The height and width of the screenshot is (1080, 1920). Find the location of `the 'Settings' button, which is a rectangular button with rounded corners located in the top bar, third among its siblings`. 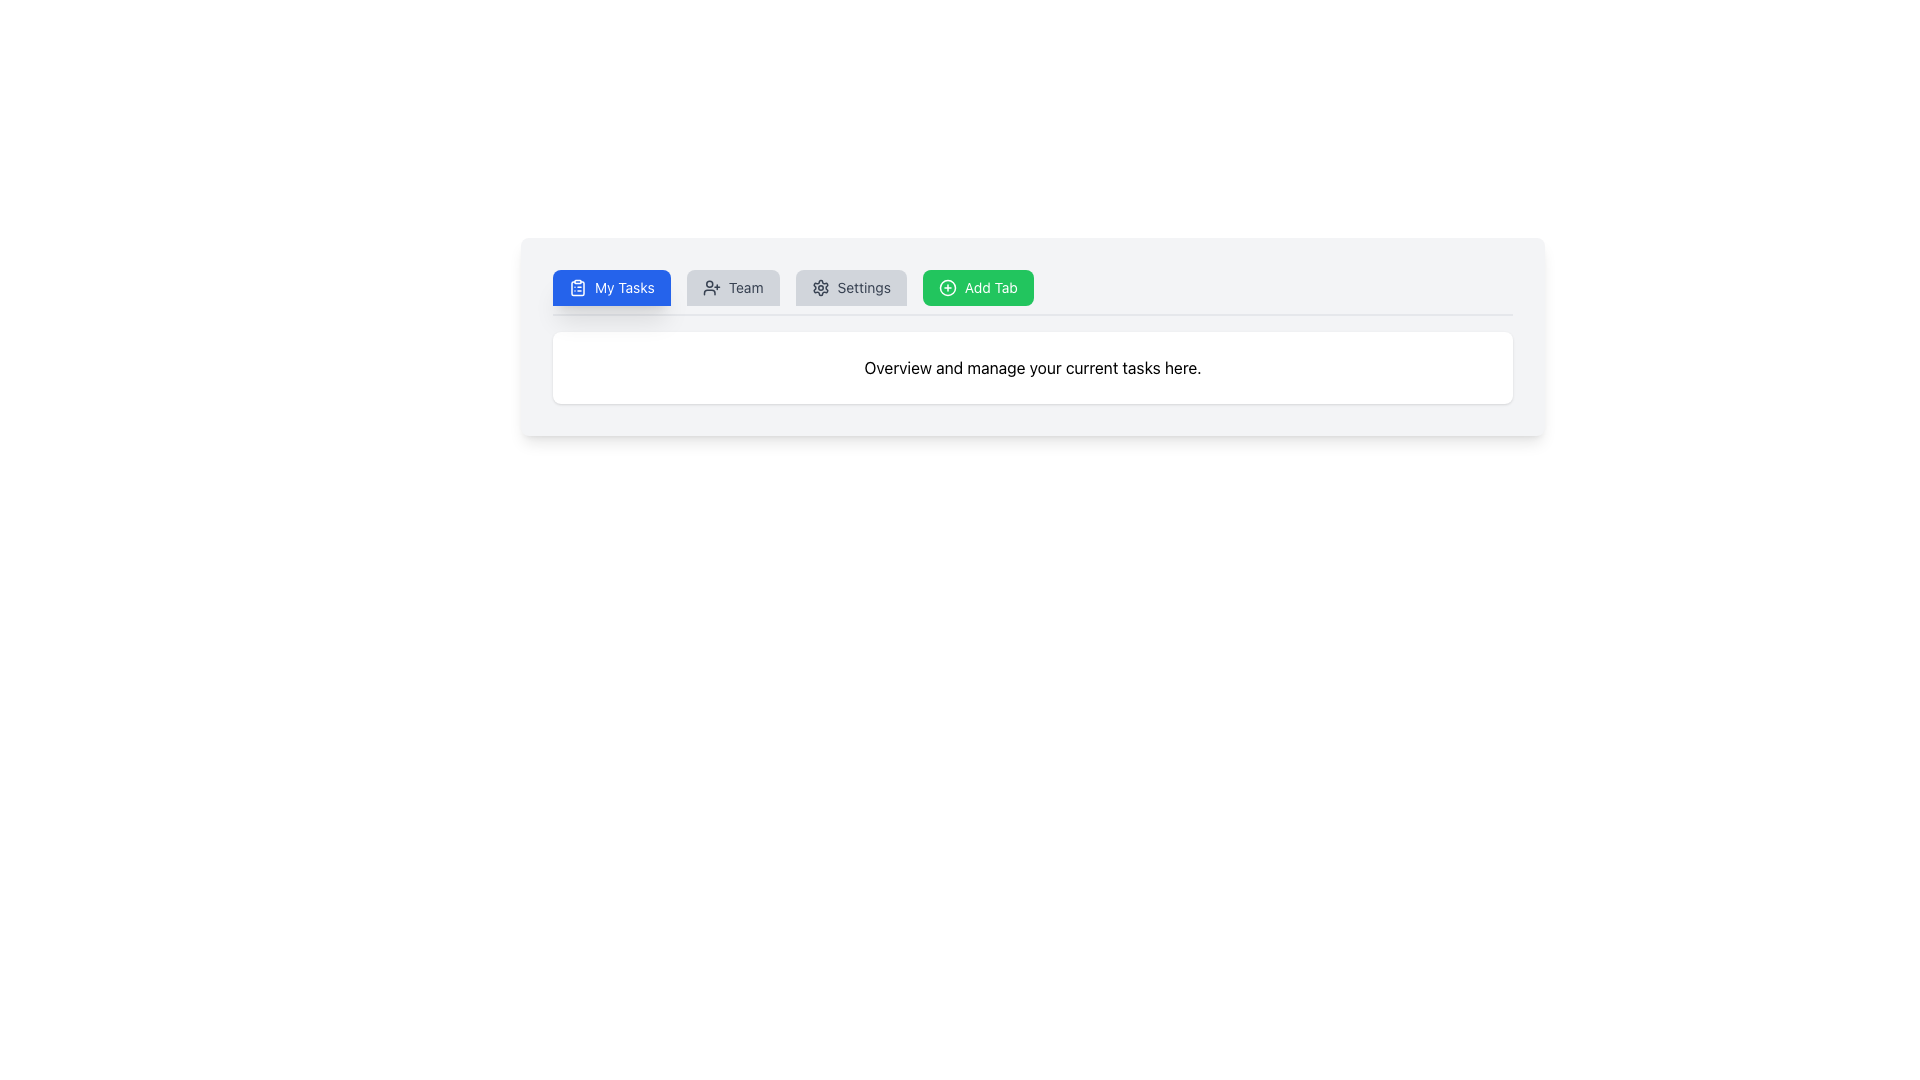

the 'Settings' button, which is a rectangular button with rounded corners located in the top bar, third among its siblings is located at coordinates (851, 288).